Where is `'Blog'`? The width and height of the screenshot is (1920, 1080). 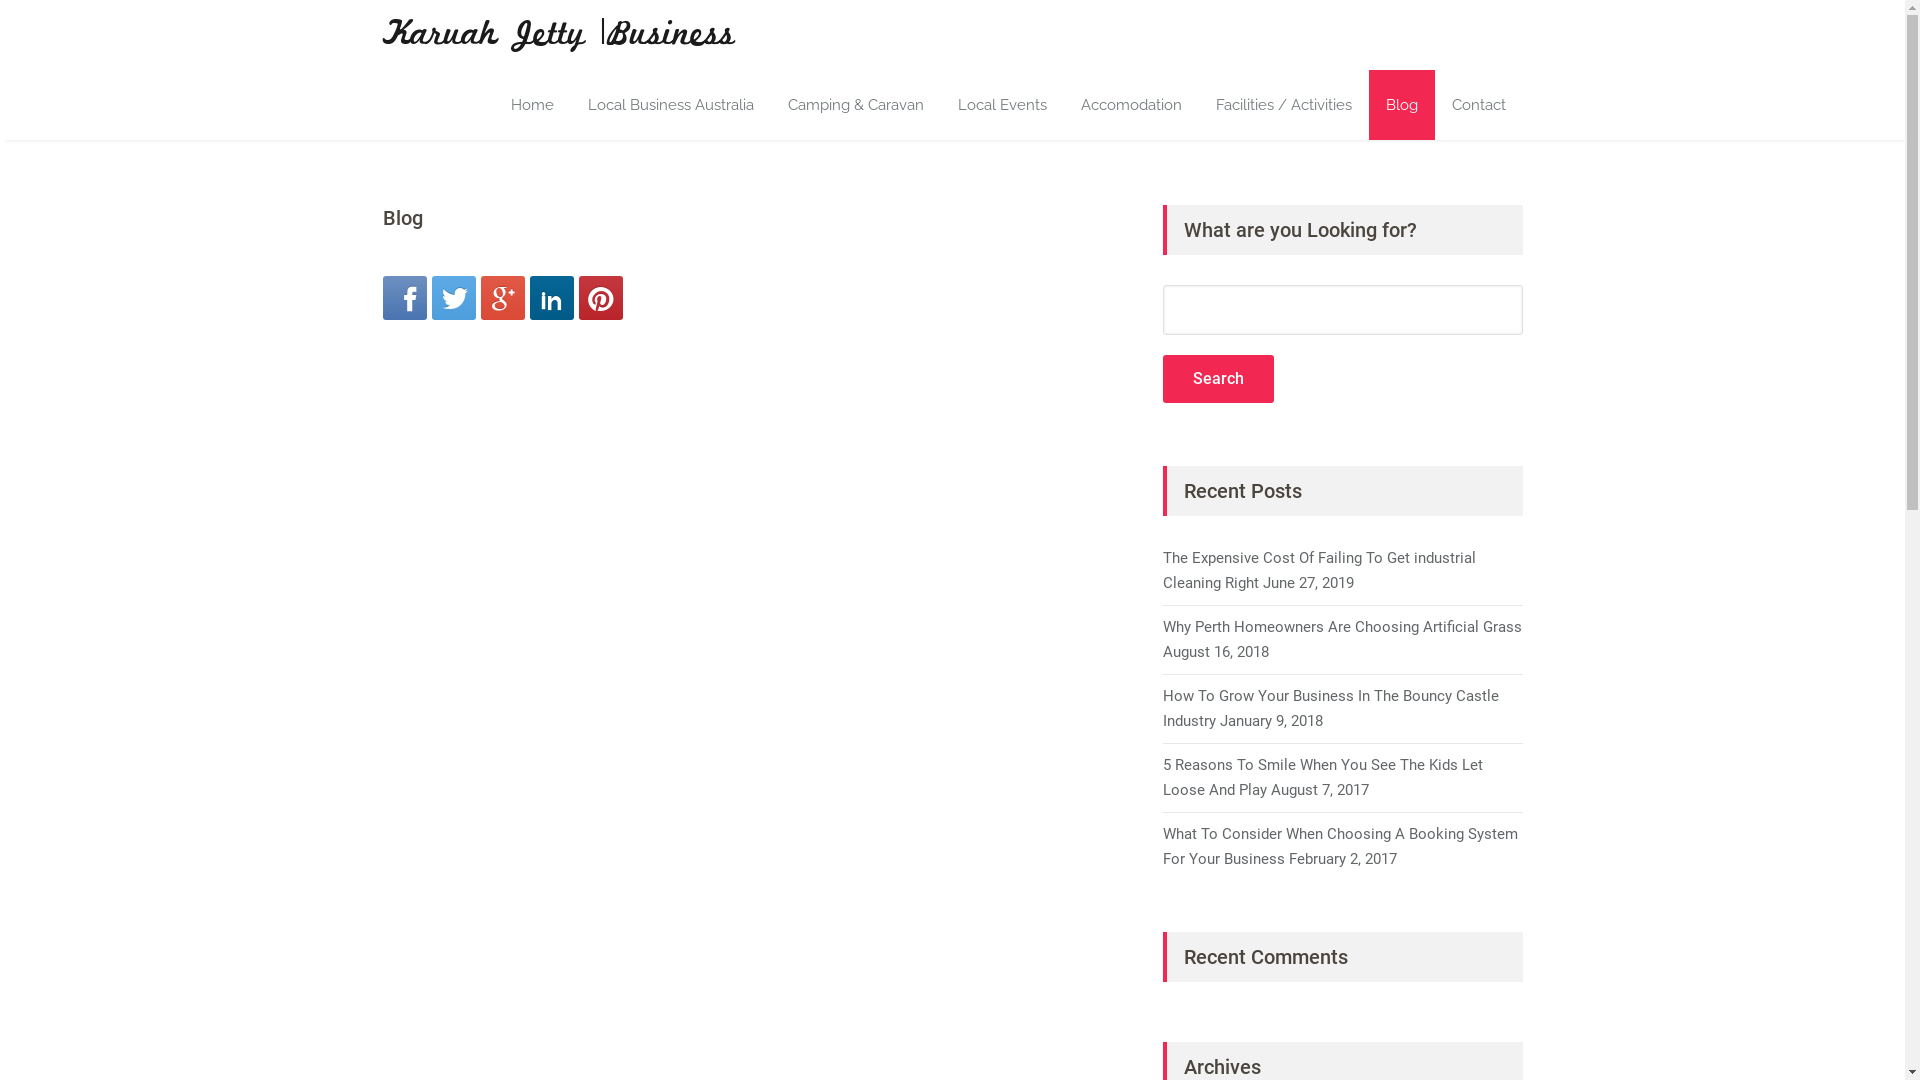 'Blog' is located at coordinates (1400, 104).